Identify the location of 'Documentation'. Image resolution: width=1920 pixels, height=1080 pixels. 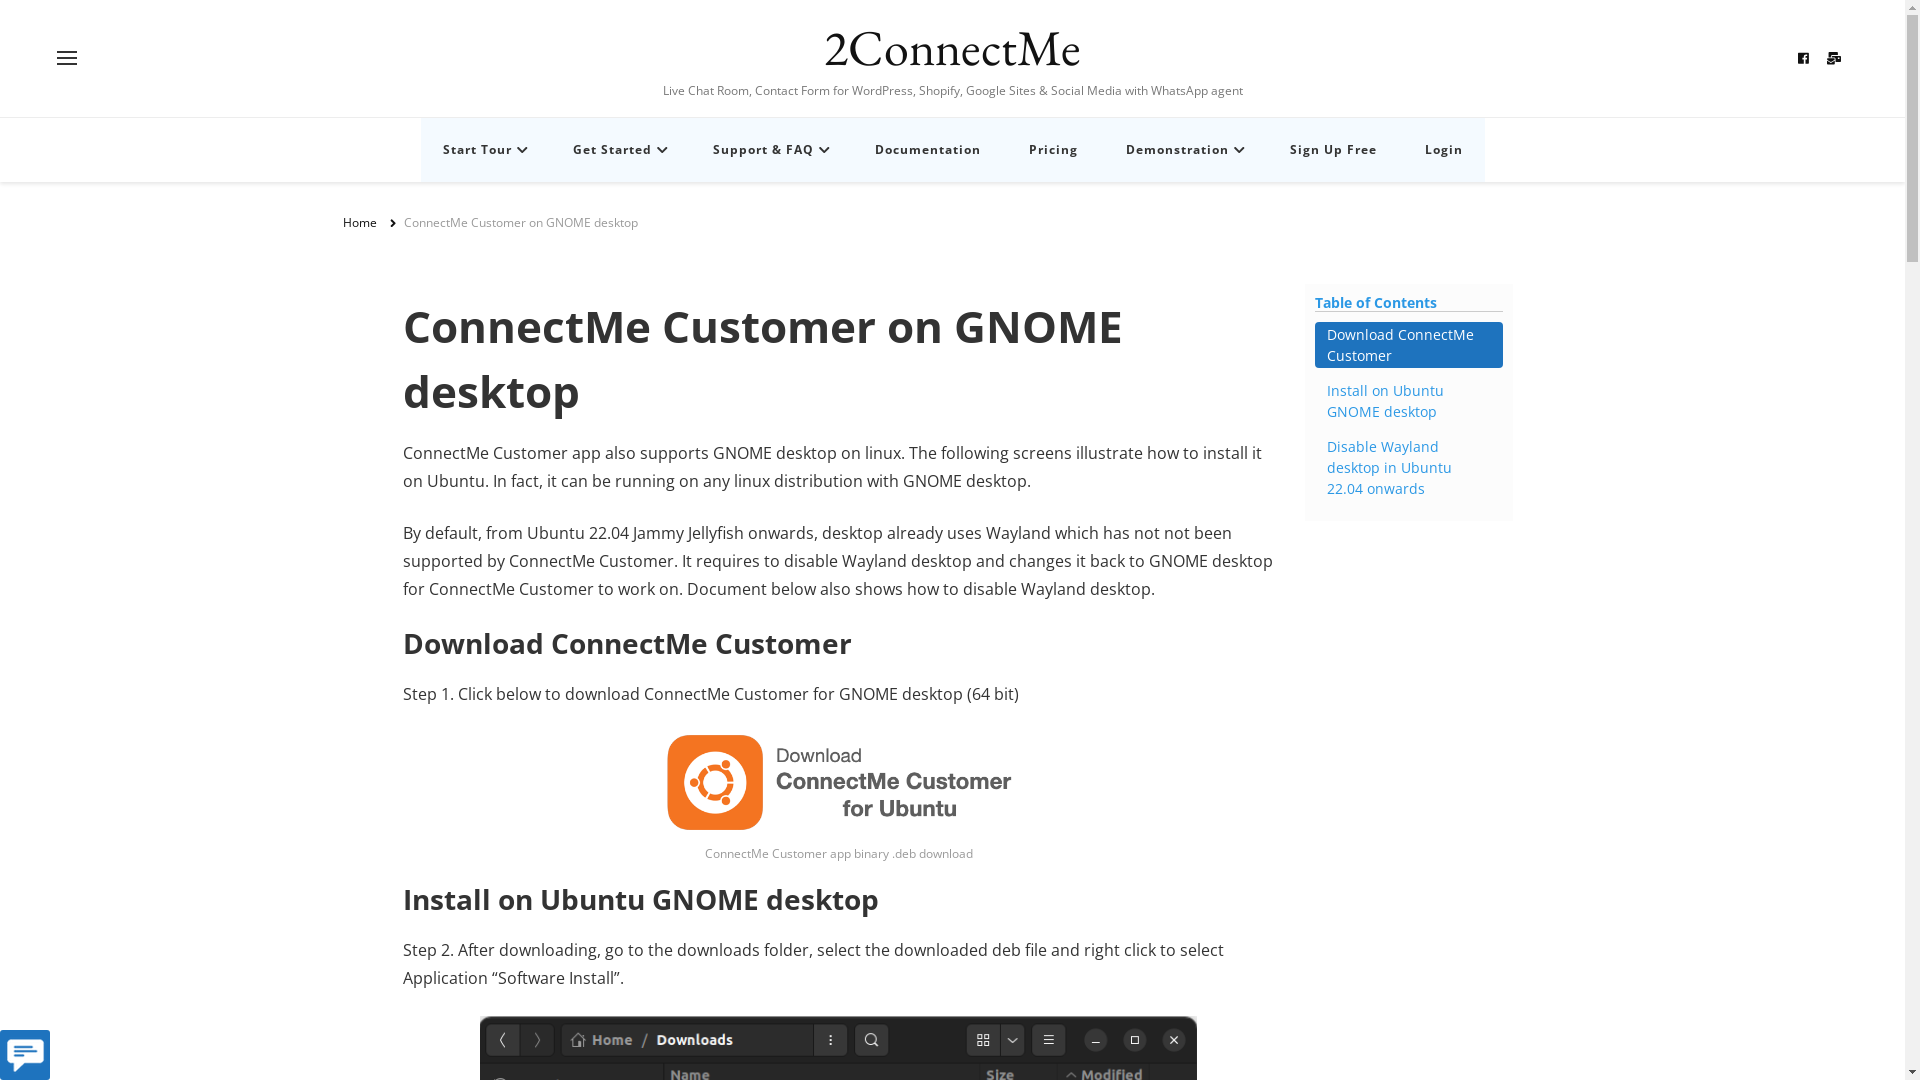
(925, 149).